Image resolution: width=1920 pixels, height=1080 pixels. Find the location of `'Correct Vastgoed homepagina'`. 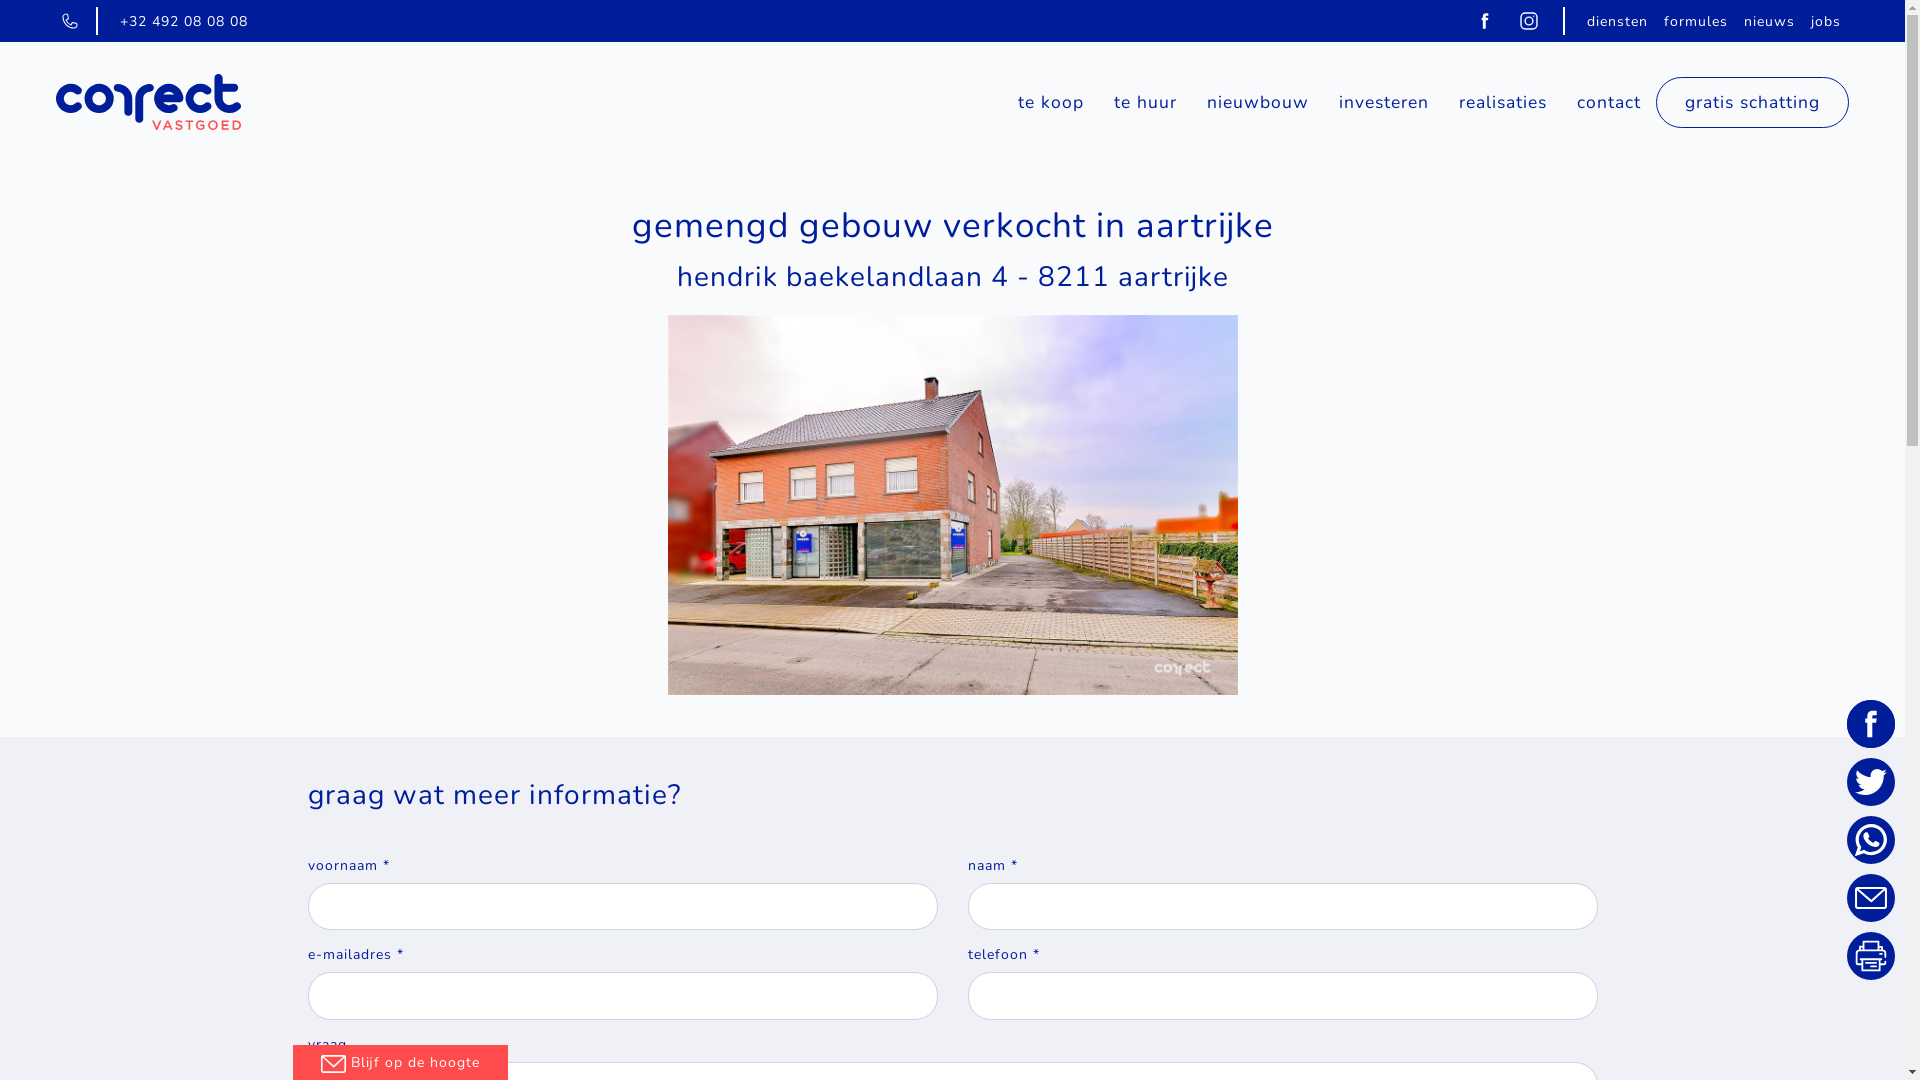

'Correct Vastgoed homepagina' is located at coordinates (147, 102).